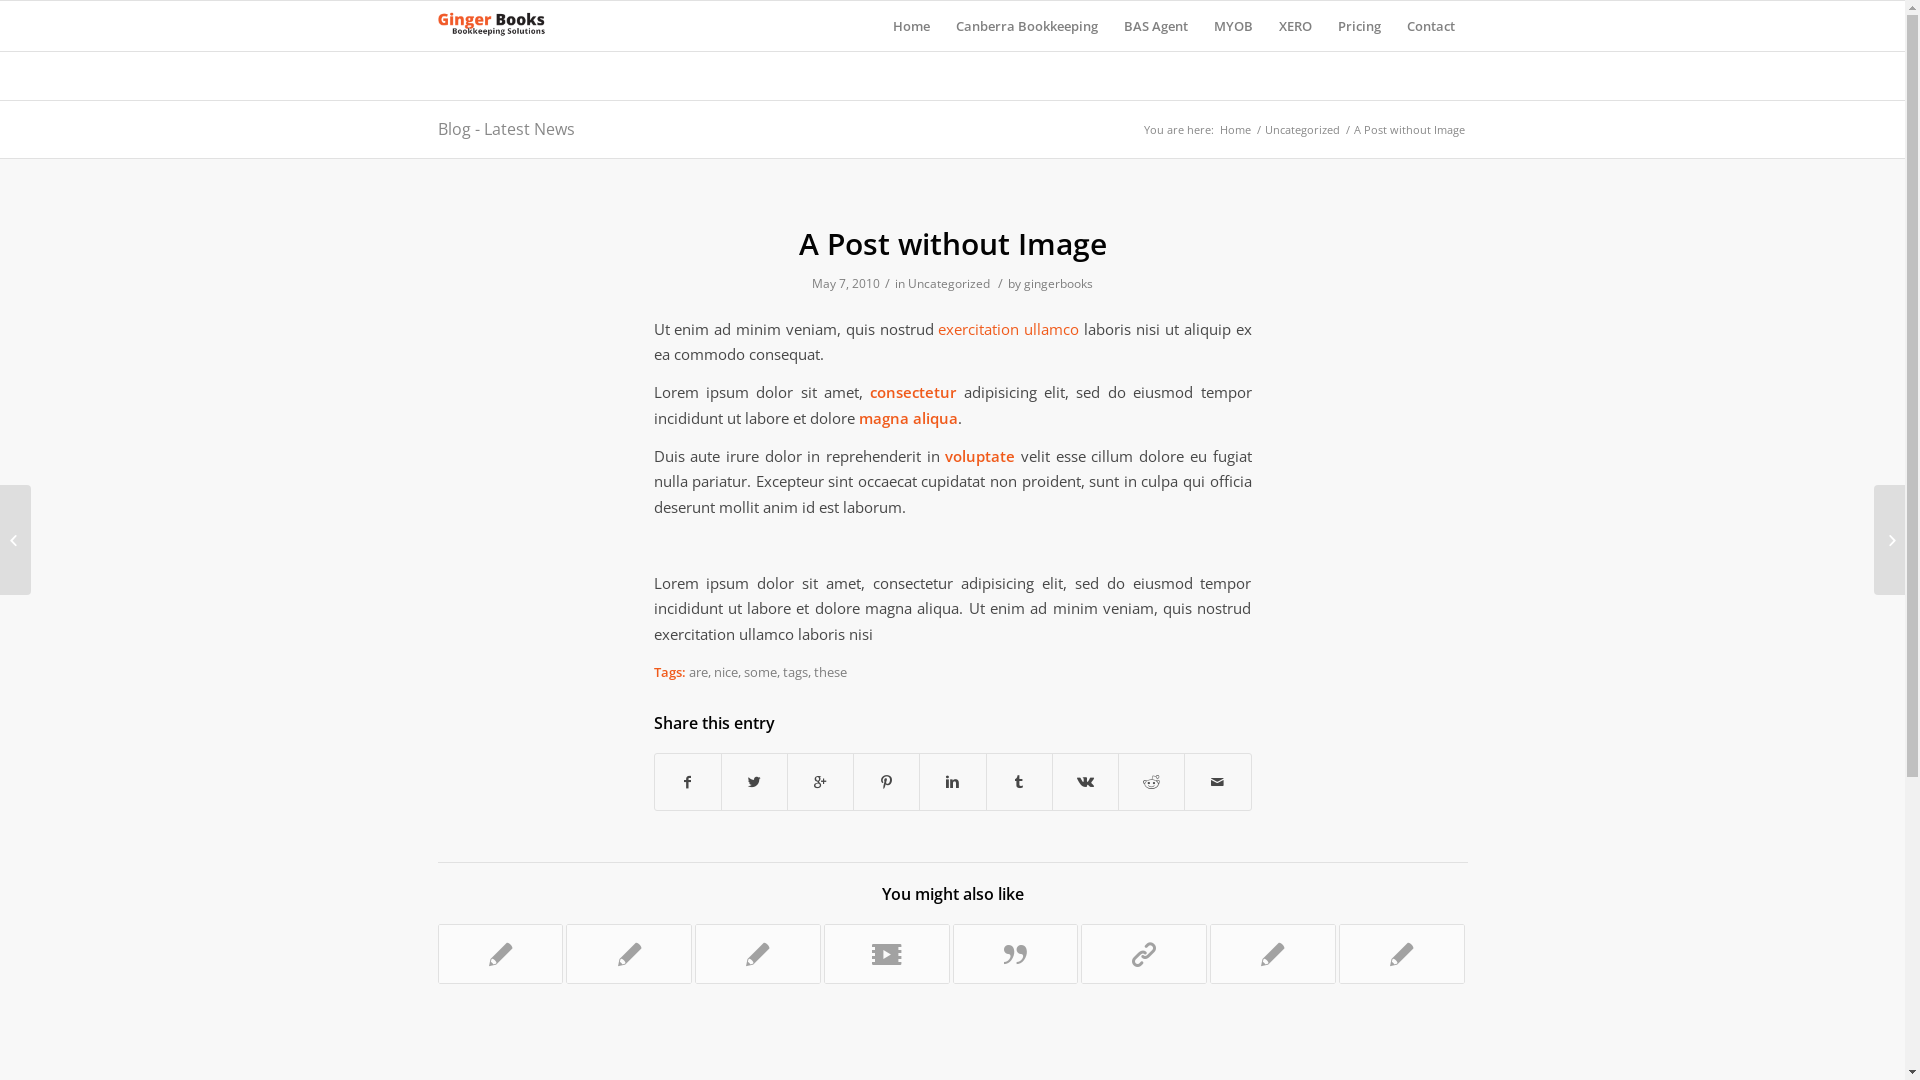  What do you see at coordinates (687, 671) in the screenshot?
I see `'are'` at bounding box center [687, 671].